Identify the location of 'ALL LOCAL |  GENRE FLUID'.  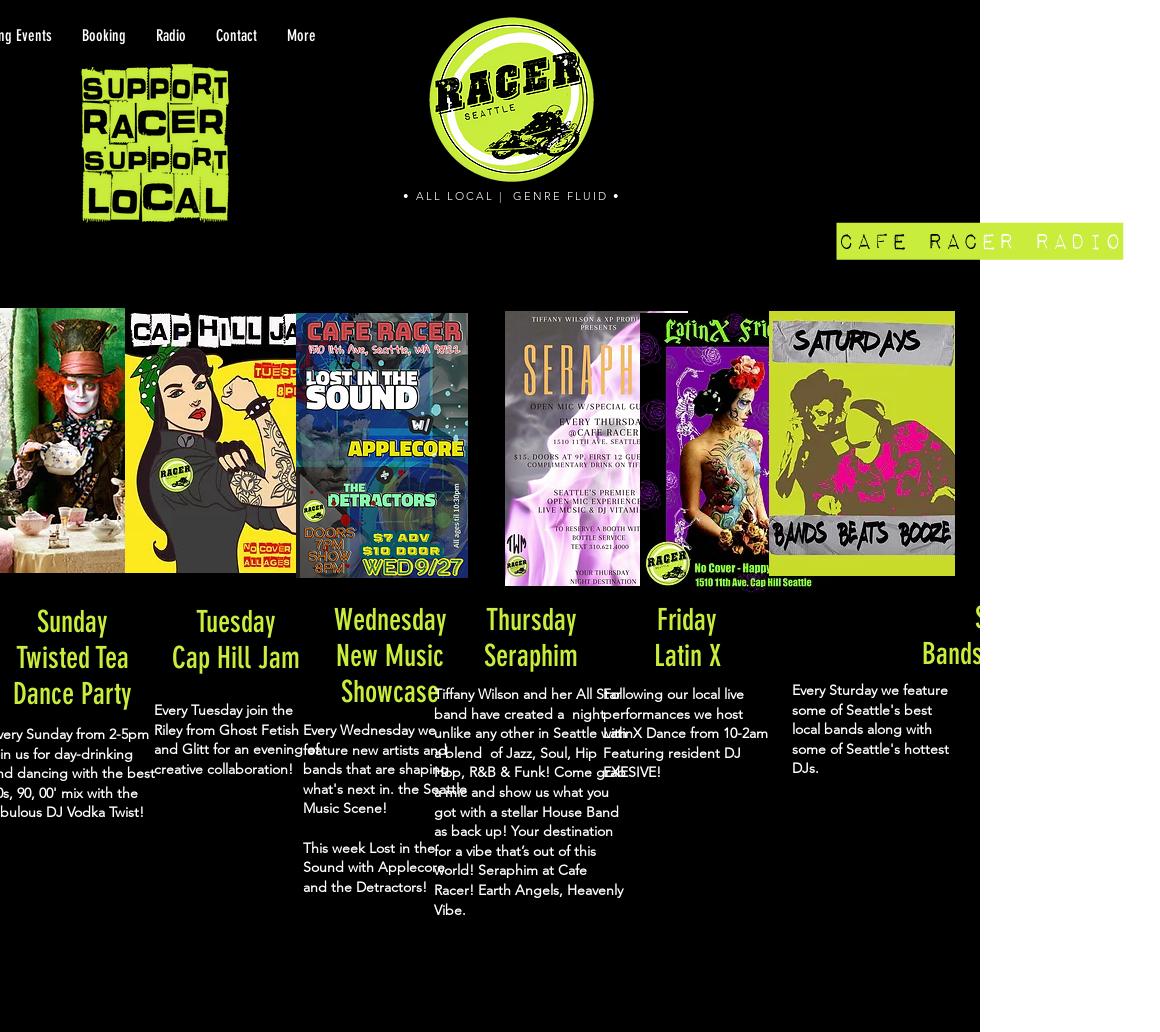
(512, 194).